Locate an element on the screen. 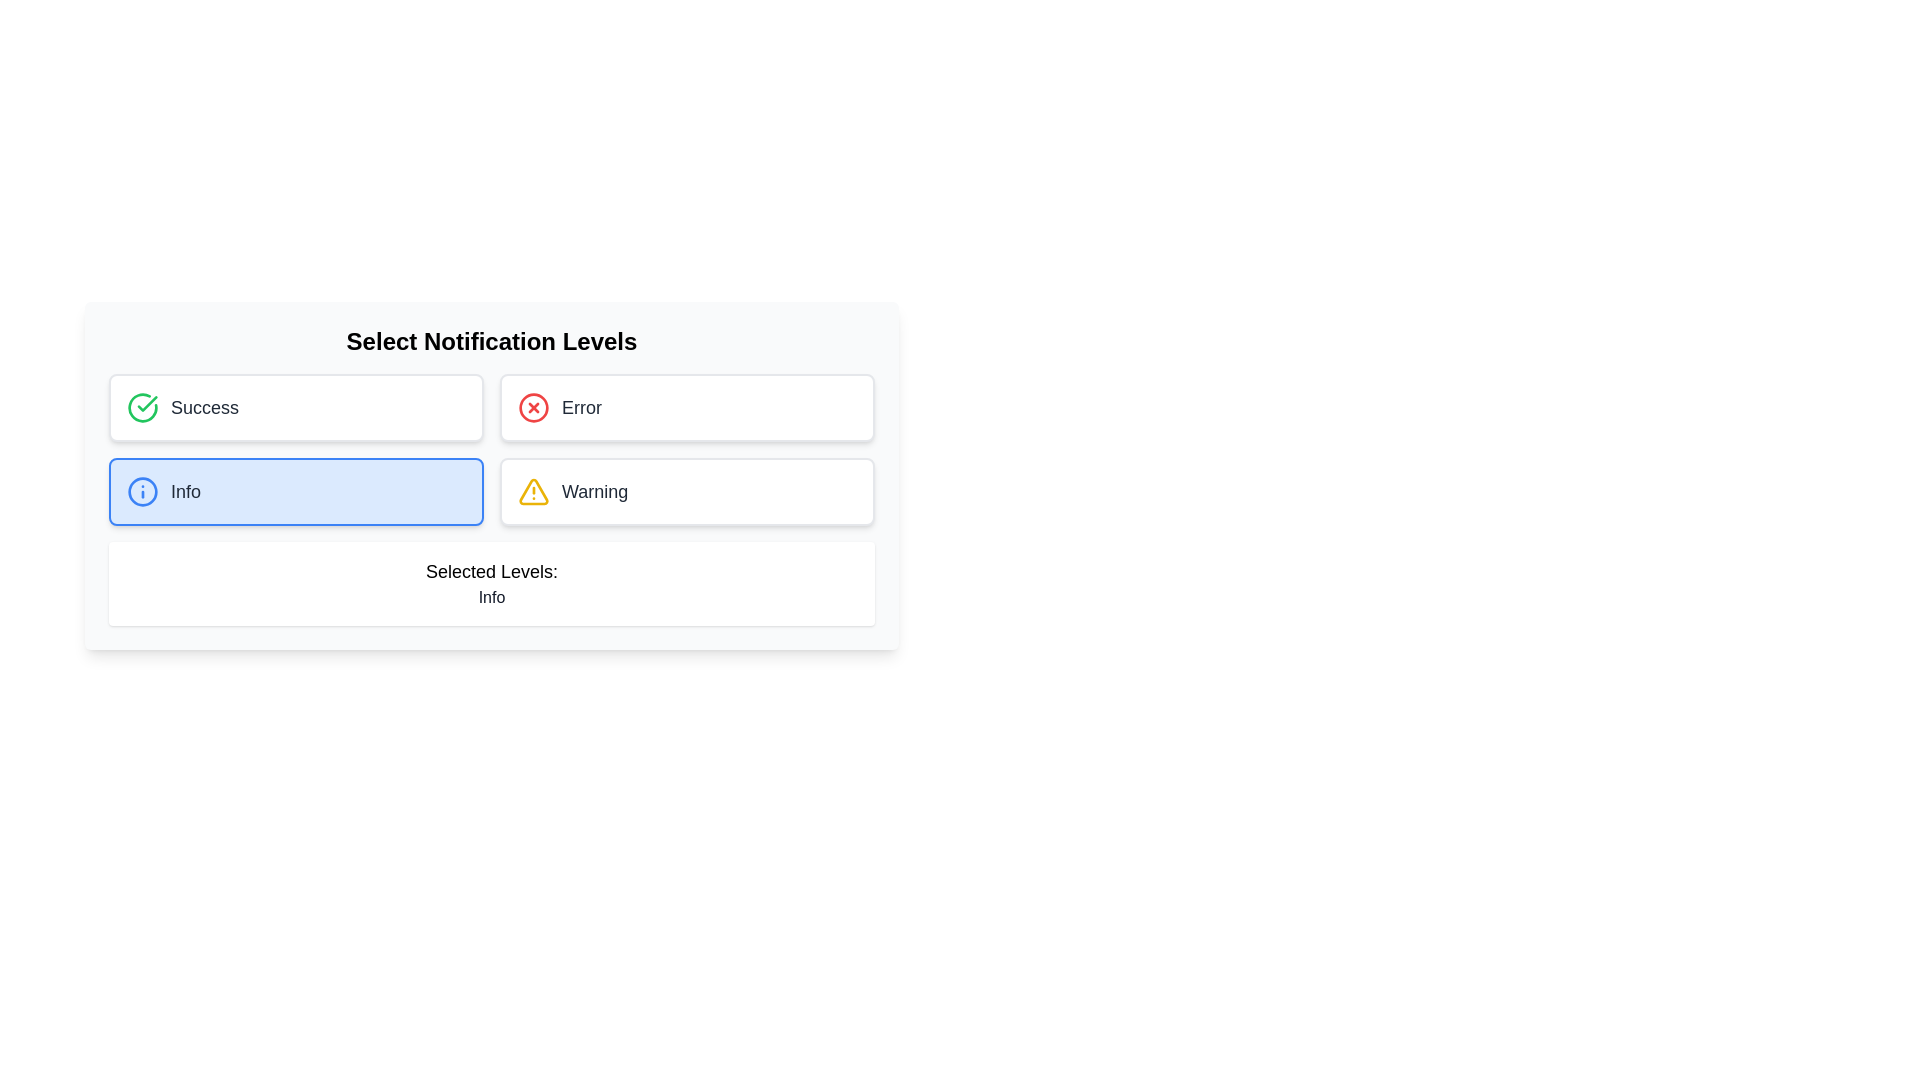 Image resolution: width=1920 pixels, height=1080 pixels. the Info notification button is located at coordinates (295, 492).